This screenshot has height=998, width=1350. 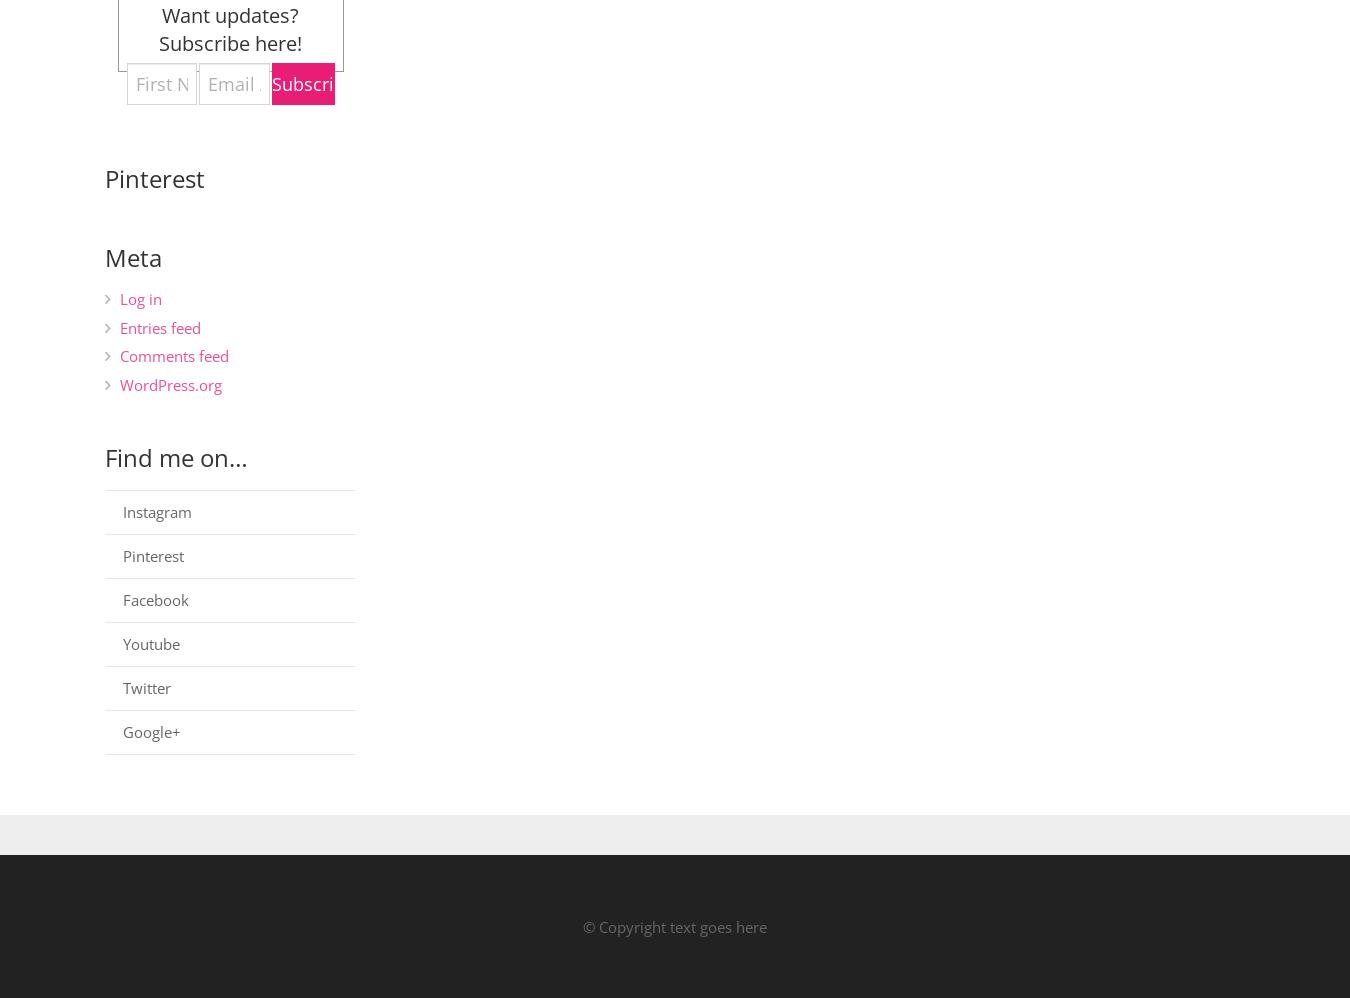 I want to click on 'Log in', so click(x=140, y=298).